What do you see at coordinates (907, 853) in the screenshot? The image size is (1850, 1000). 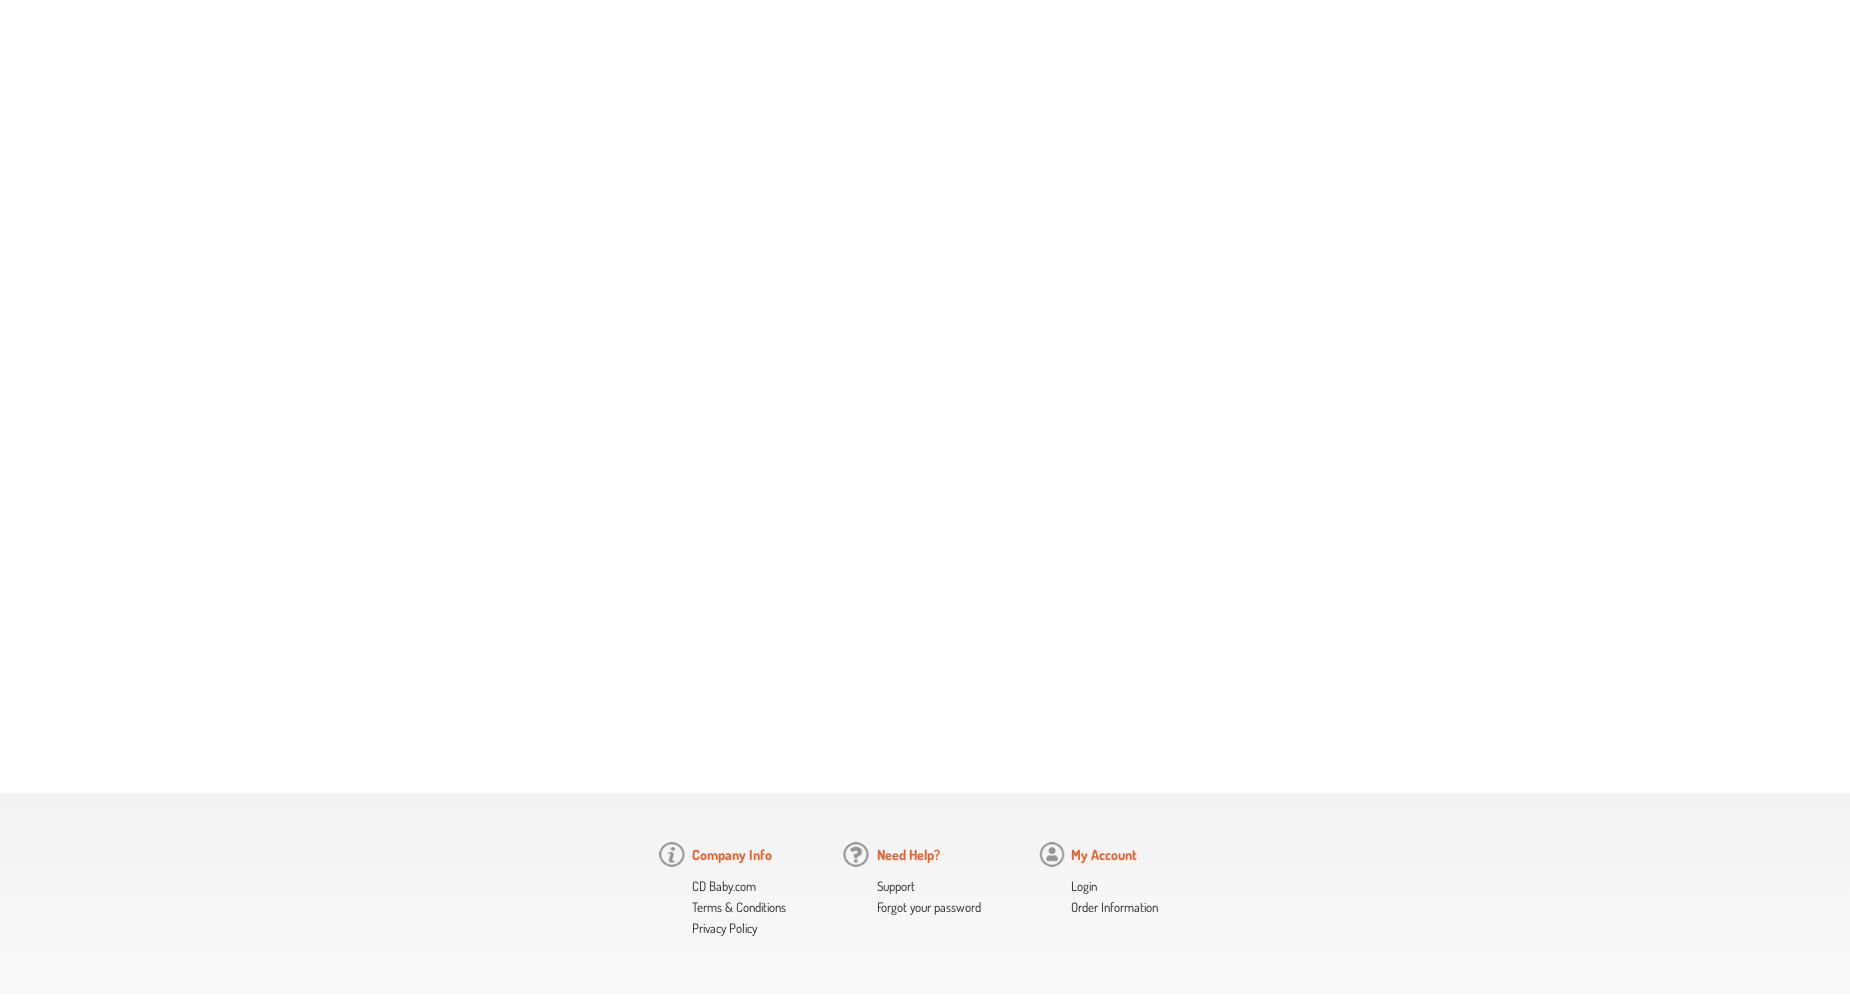 I see `'Need Help?'` at bounding box center [907, 853].